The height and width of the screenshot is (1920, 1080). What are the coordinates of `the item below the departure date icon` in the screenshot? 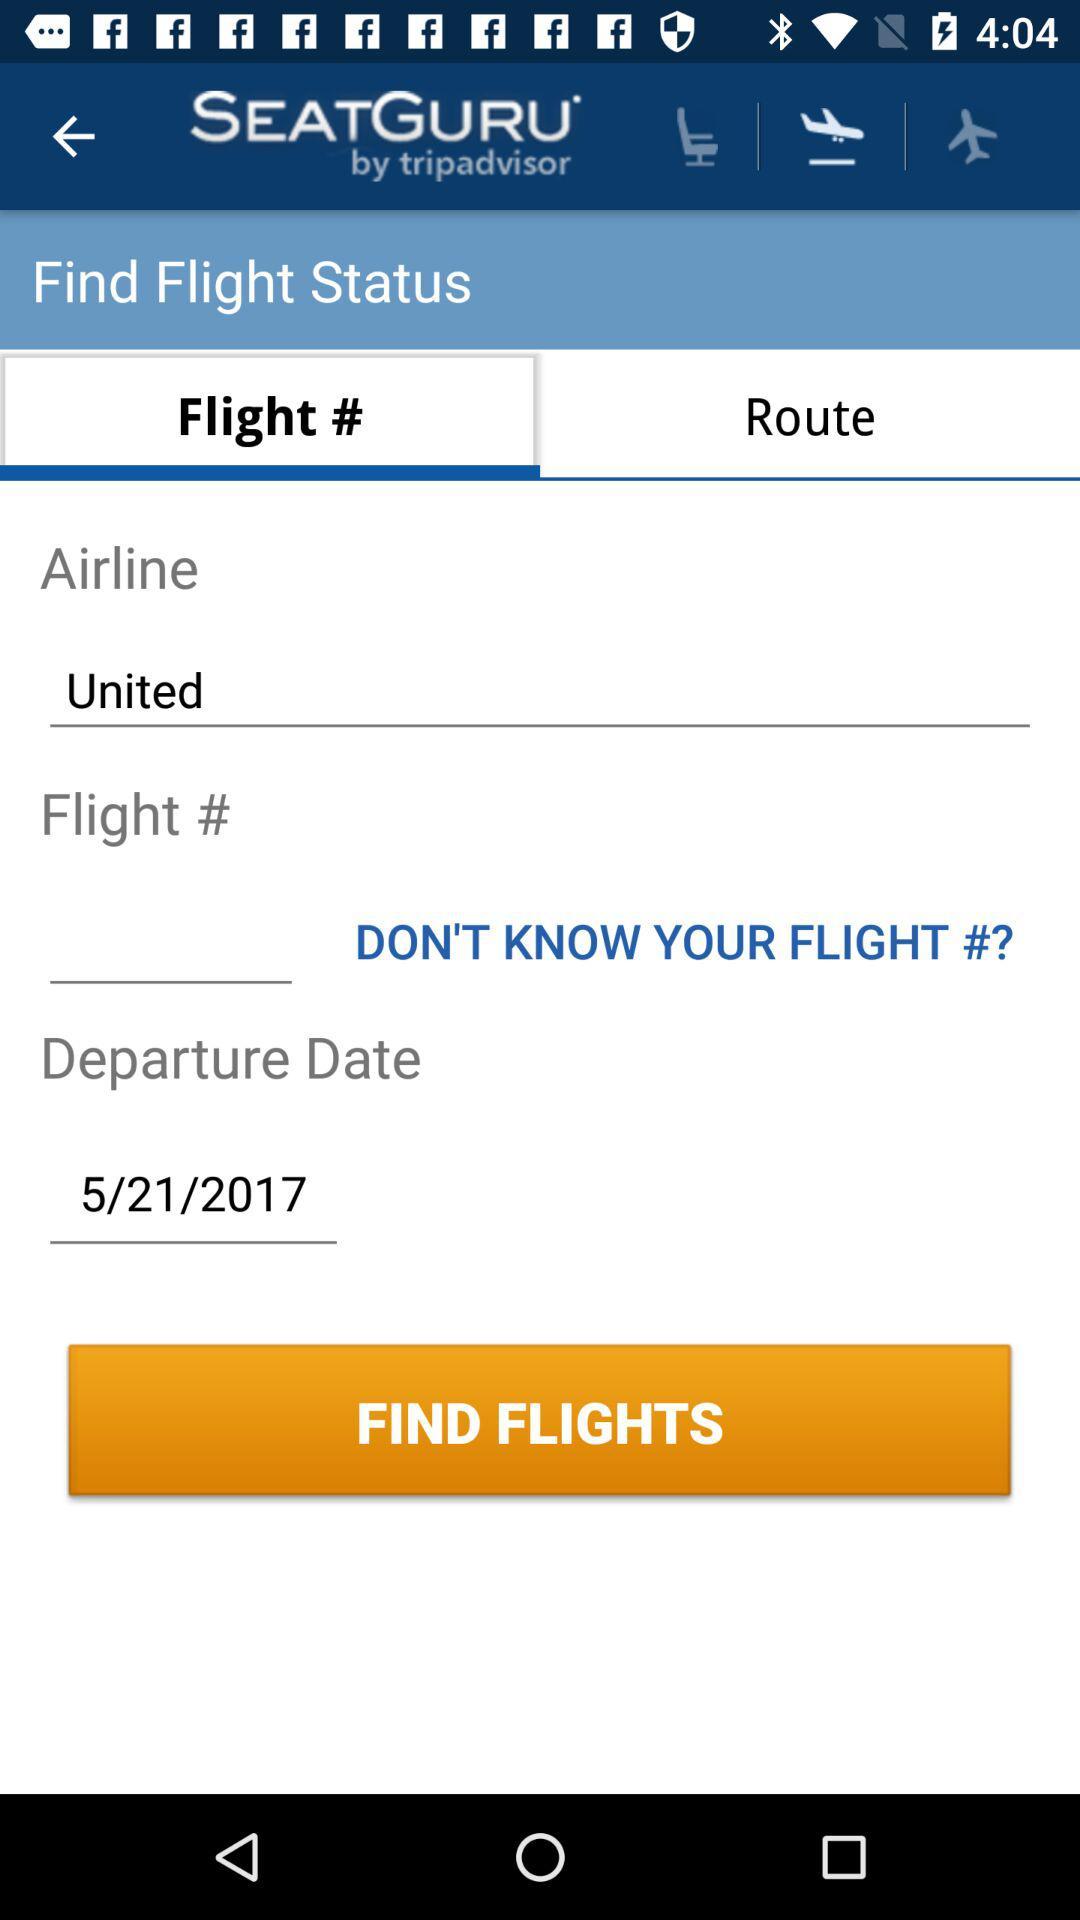 It's located at (193, 1192).